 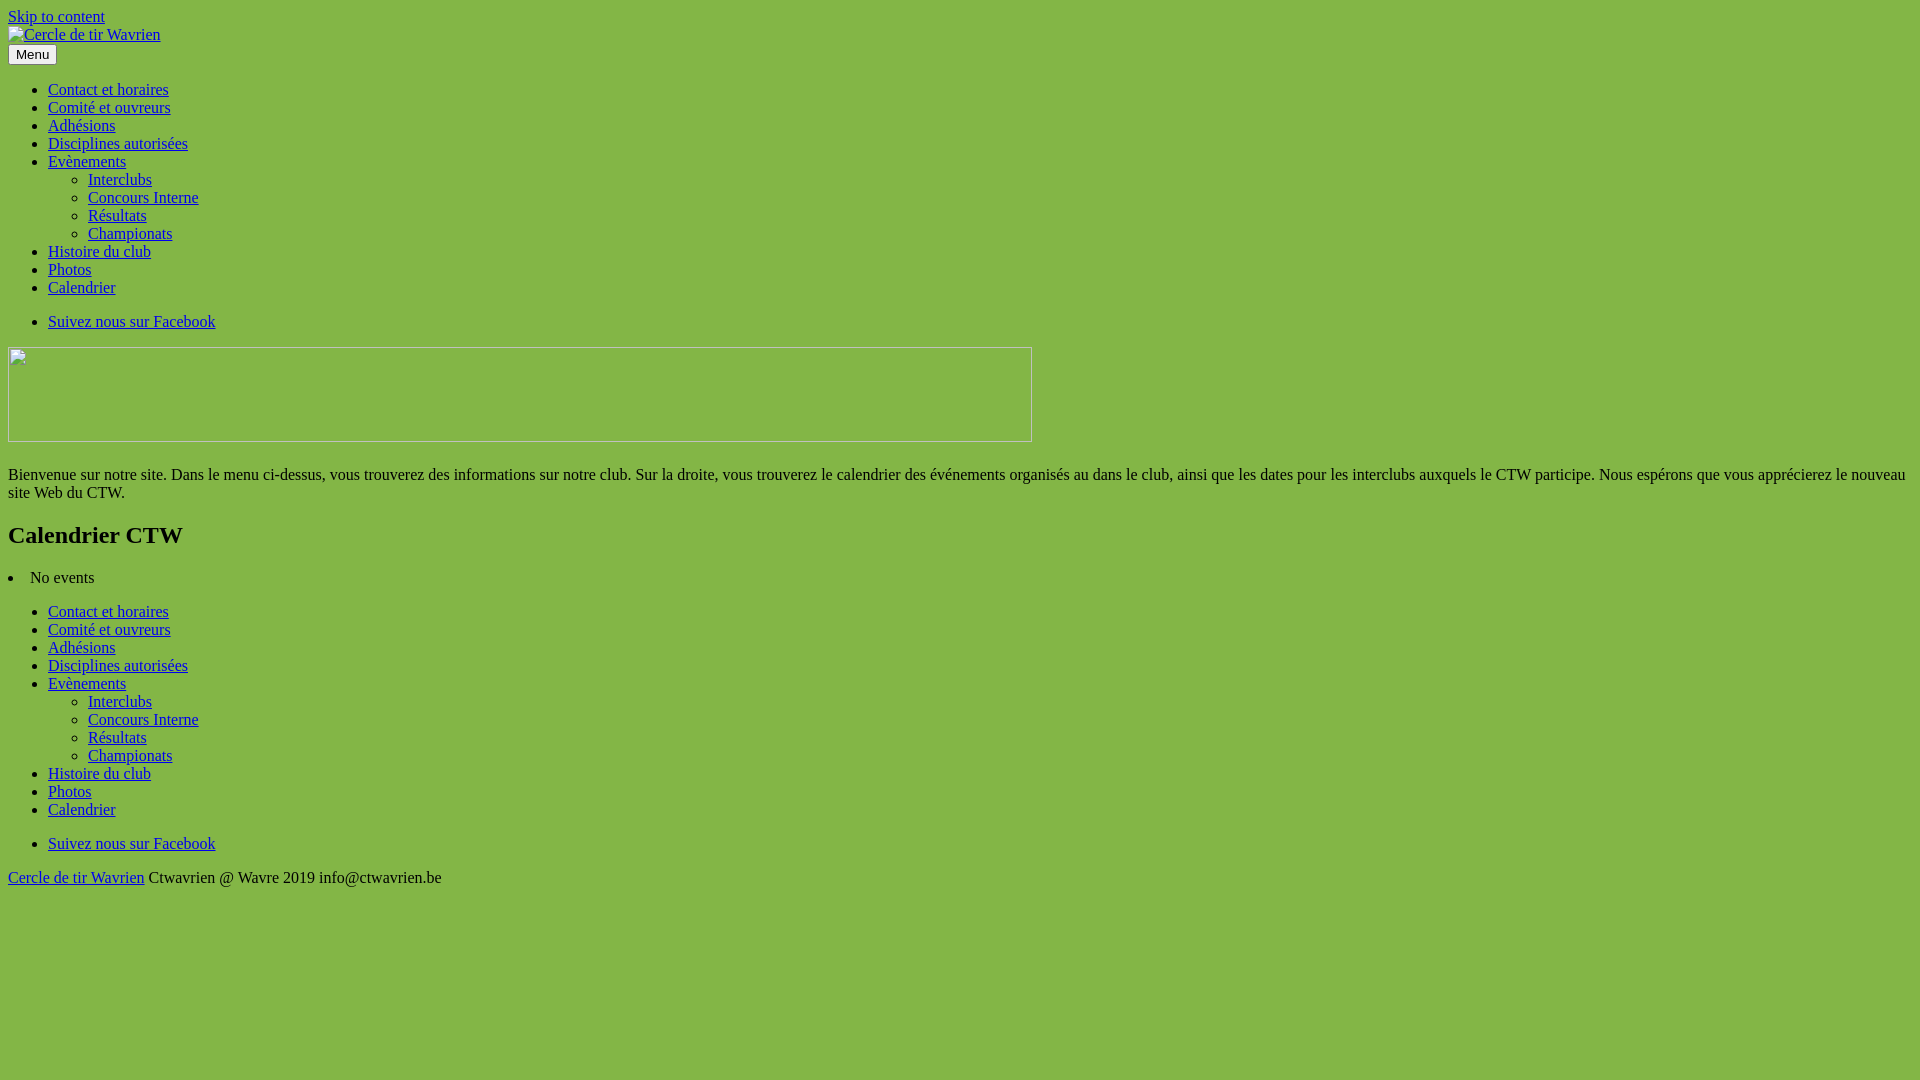 What do you see at coordinates (80, 287) in the screenshot?
I see `'Calendrier'` at bounding box center [80, 287].